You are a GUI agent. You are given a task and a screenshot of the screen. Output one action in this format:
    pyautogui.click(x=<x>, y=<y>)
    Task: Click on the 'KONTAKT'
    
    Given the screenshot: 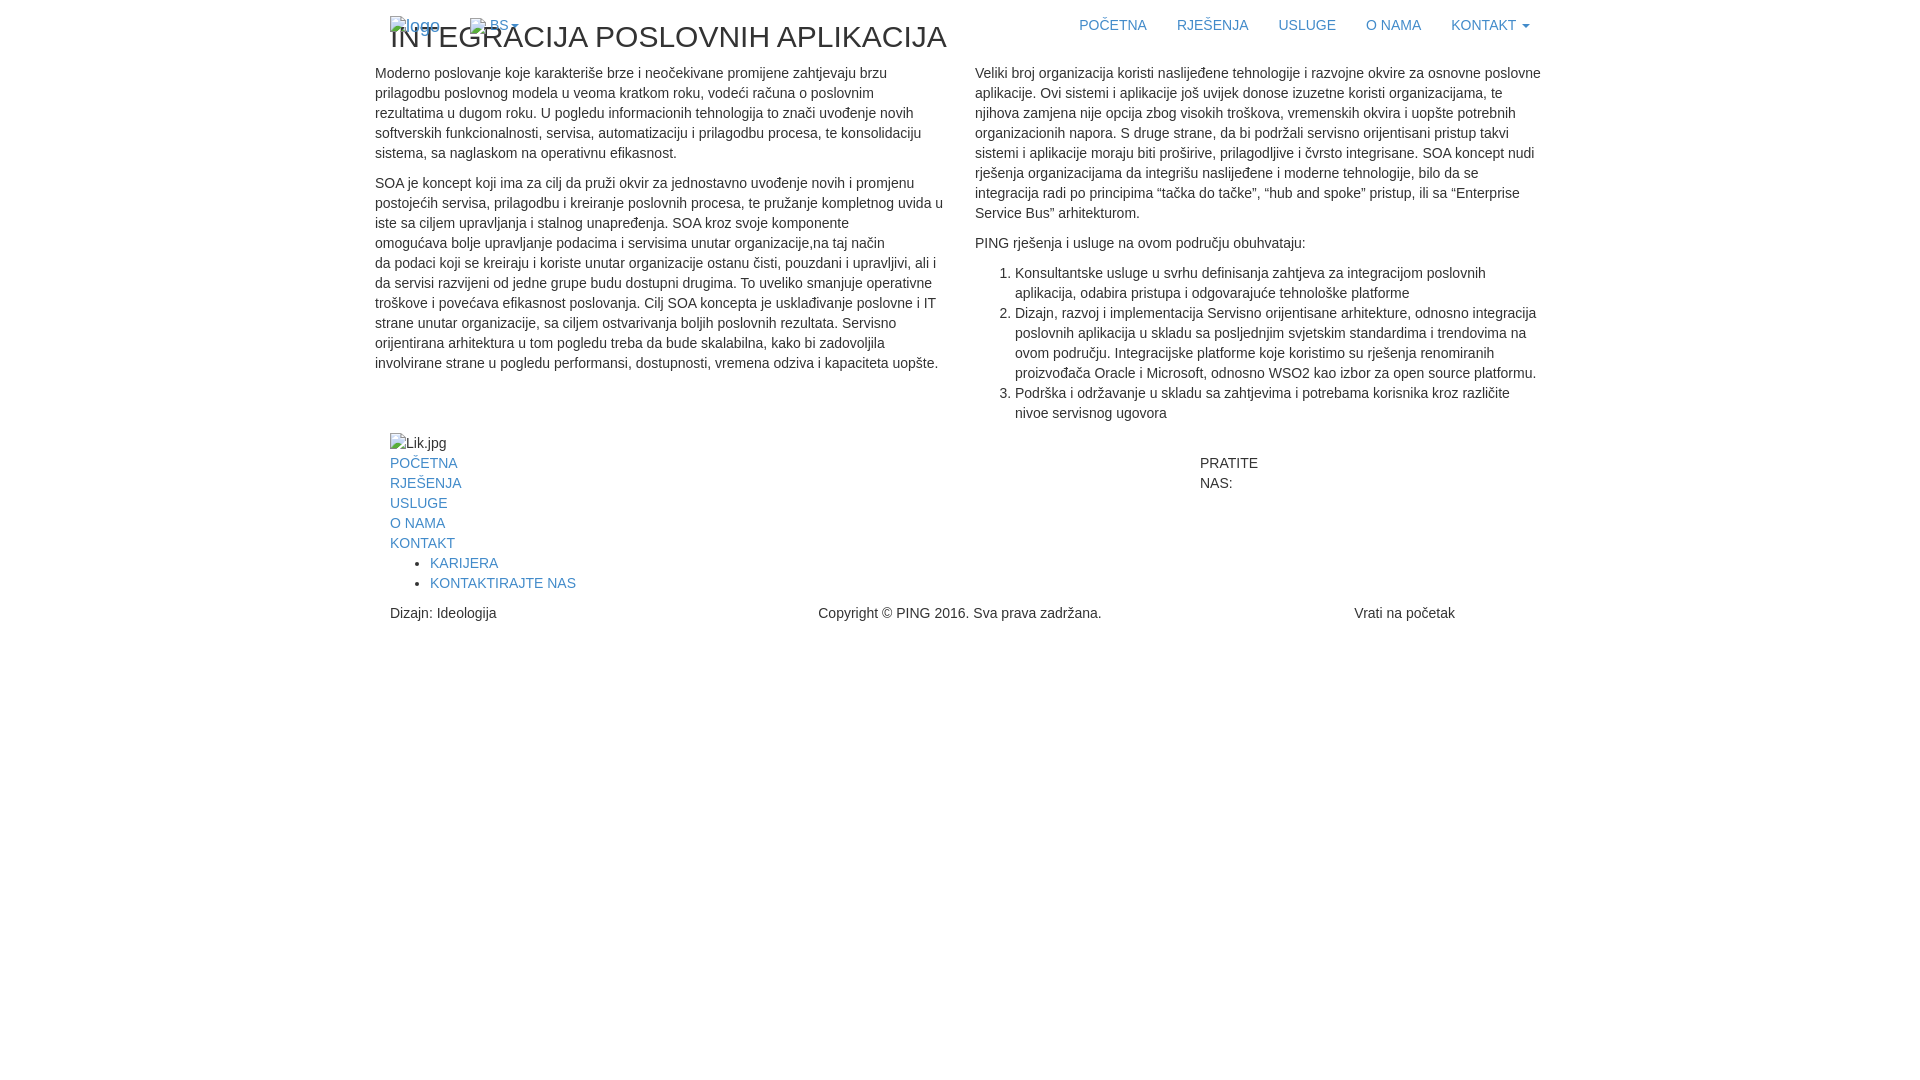 What is the action you would take?
    pyautogui.click(x=1490, y=24)
    